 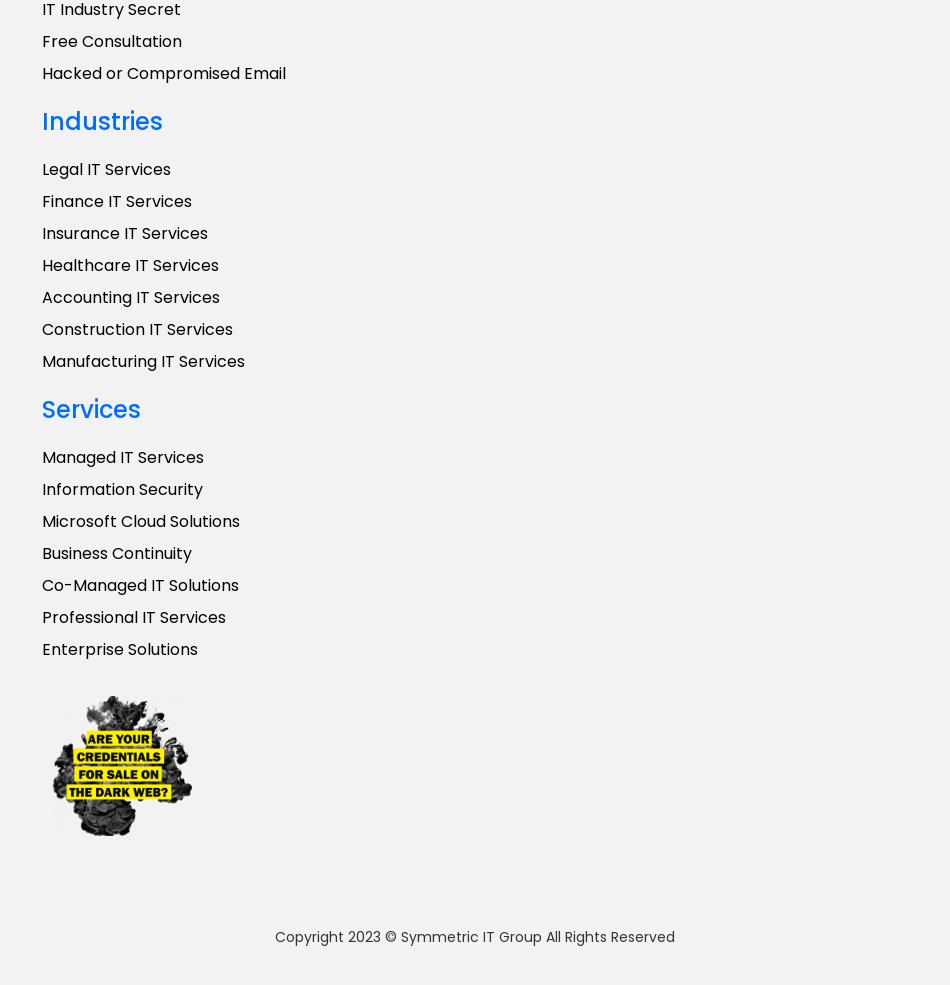 What do you see at coordinates (41, 585) in the screenshot?
I see `'Co-Managed IT Solutions'` at bounding box center [41, 585].